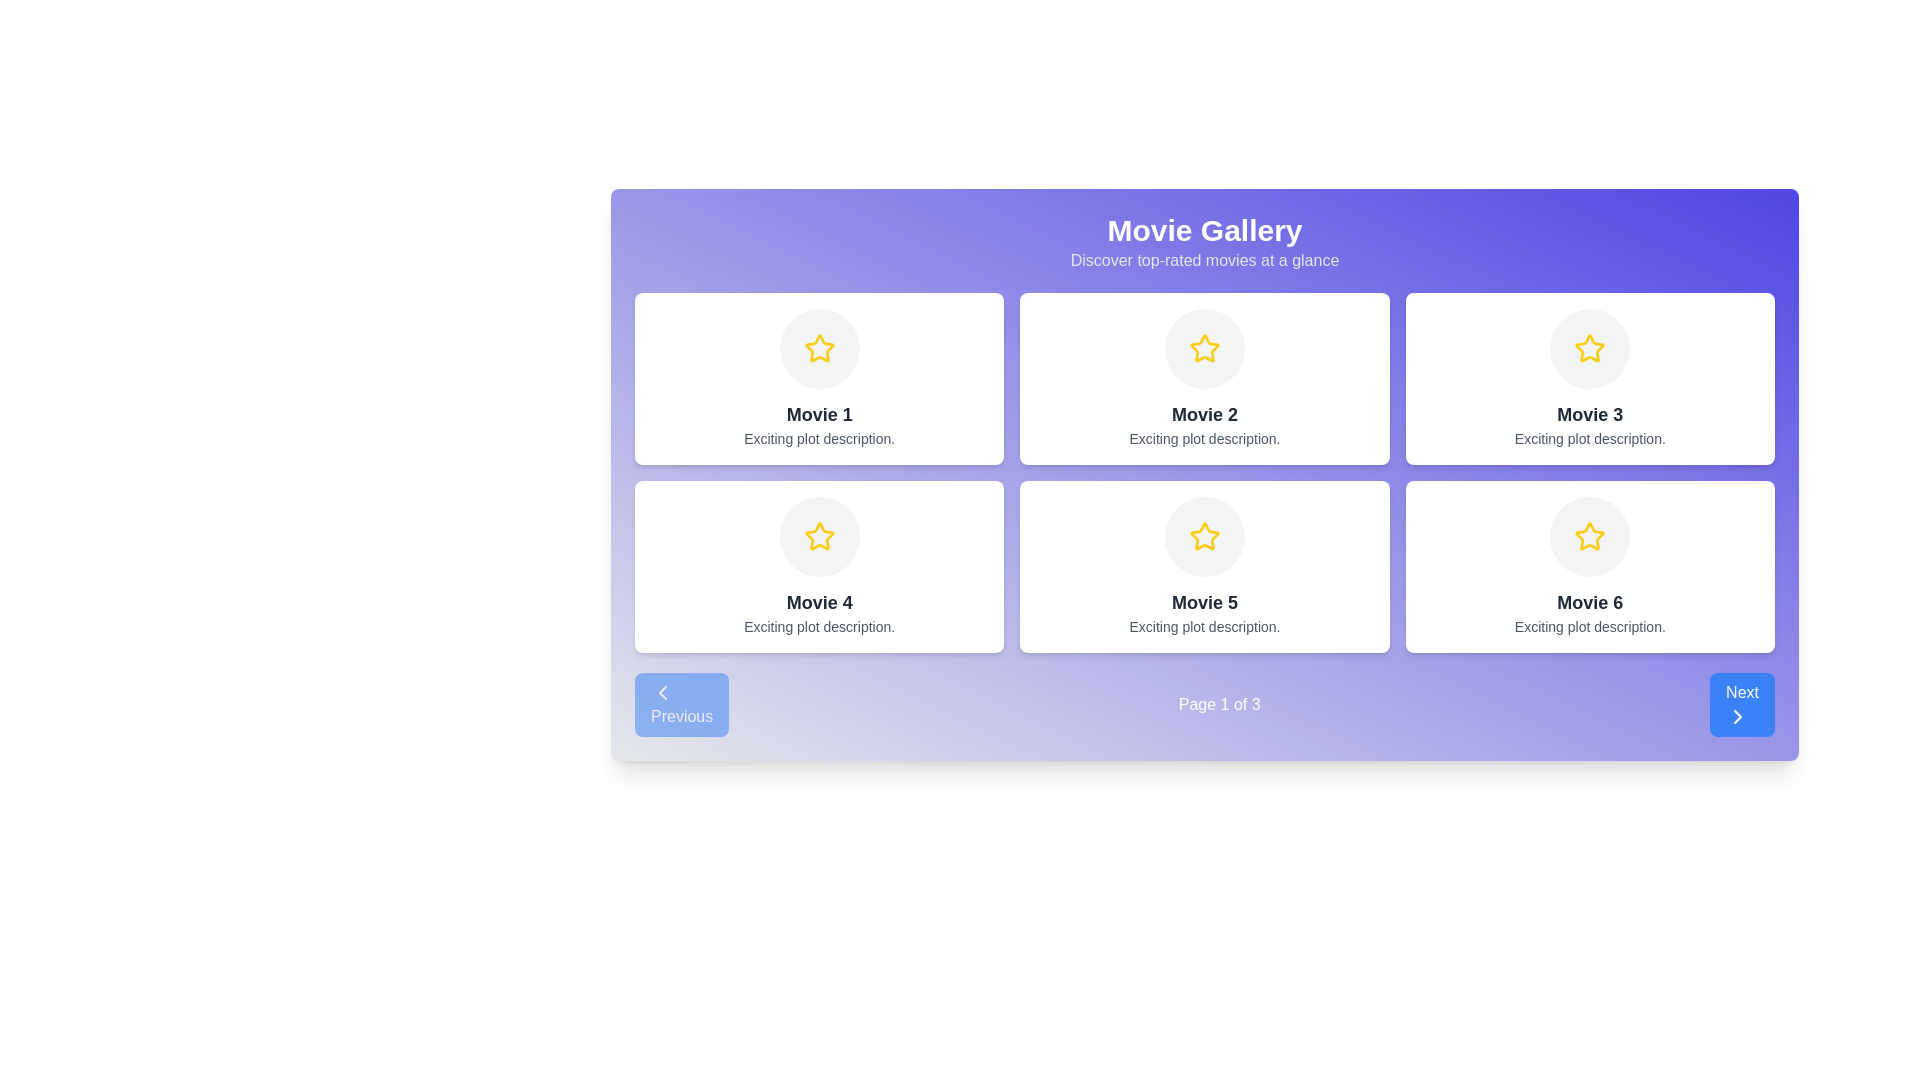  What do you see at coordinates (1203, 535) in the screenshot?
I see `the star-shaped icon that serves as a visual indicator for rating, located in the bottom-middle tile of the grid layout, aligned with the 'Movie 5' label` at bounding box center [1203, 535].